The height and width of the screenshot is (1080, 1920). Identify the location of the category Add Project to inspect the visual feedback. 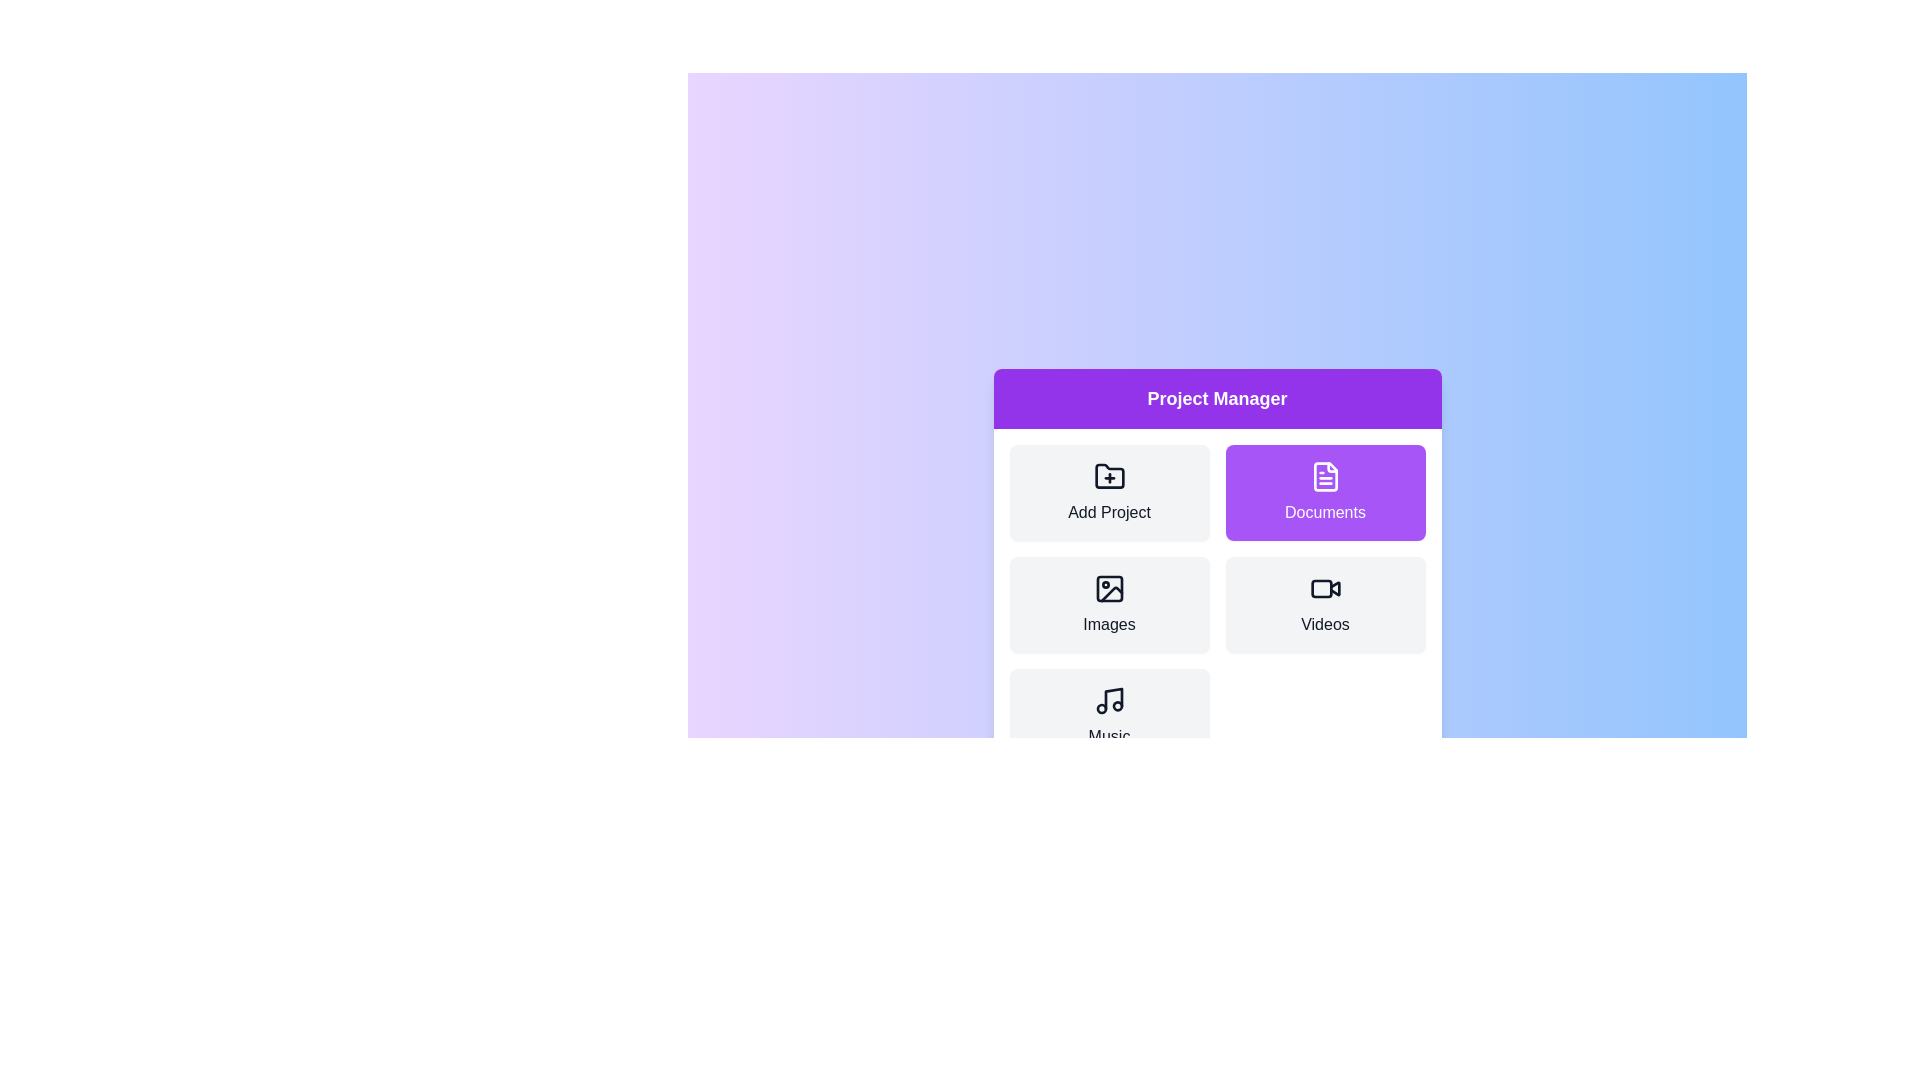
(1108, 493).